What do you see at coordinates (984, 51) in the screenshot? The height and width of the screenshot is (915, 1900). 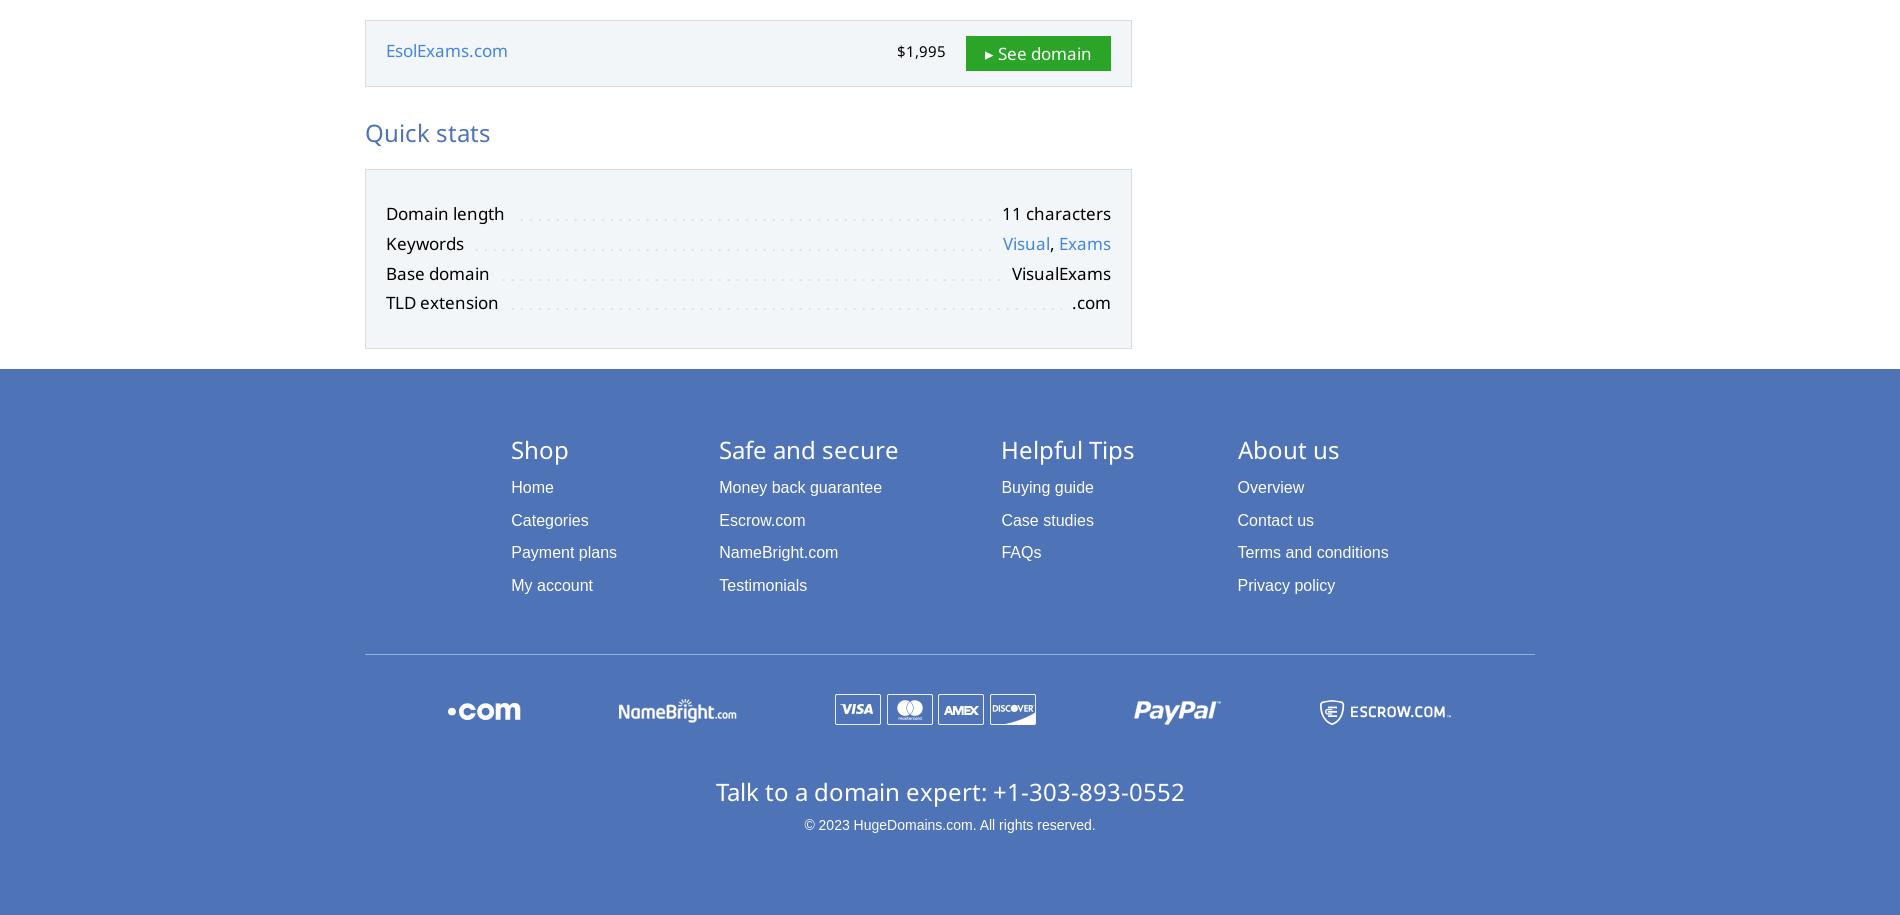 I see `'▸ See domain'` at bounding box center [984, 51].